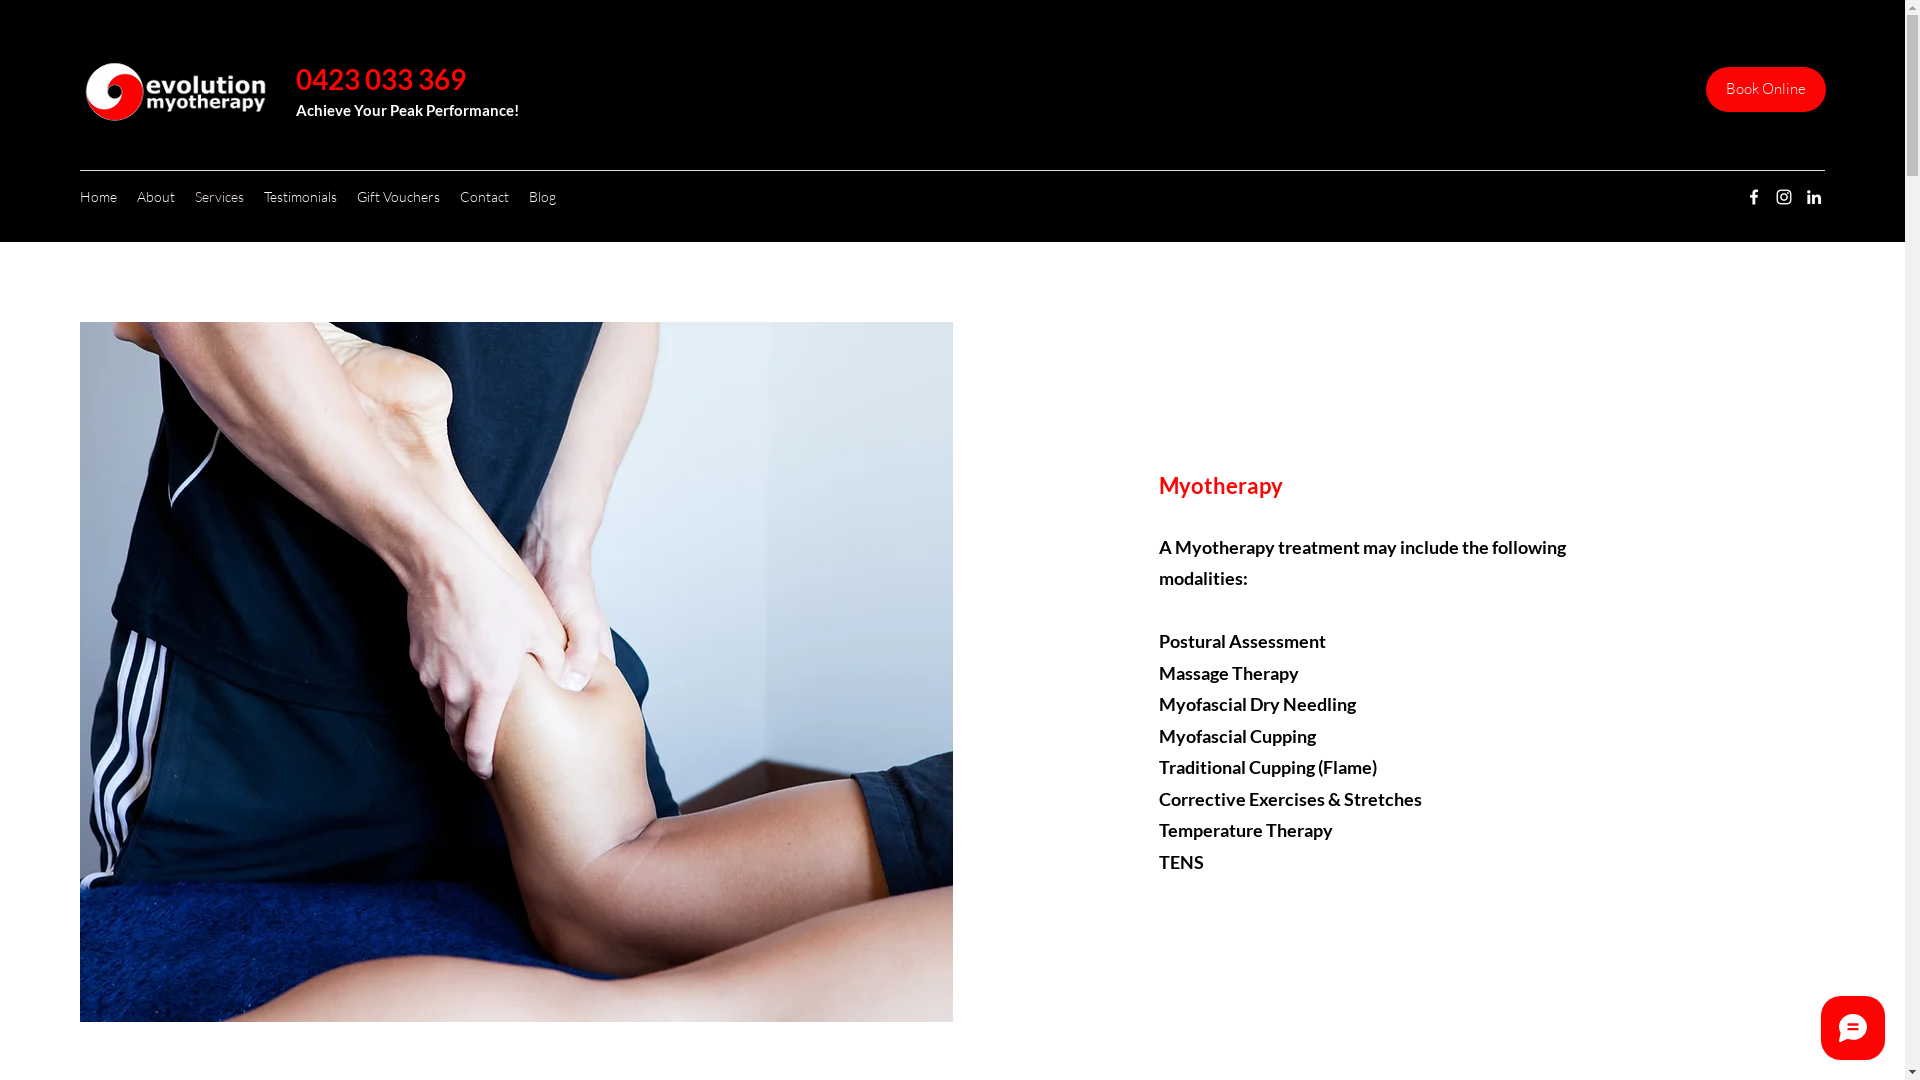 The width and height of the screenshot is (1920, 1080). I want to click on 'Services', so click(219, 196).